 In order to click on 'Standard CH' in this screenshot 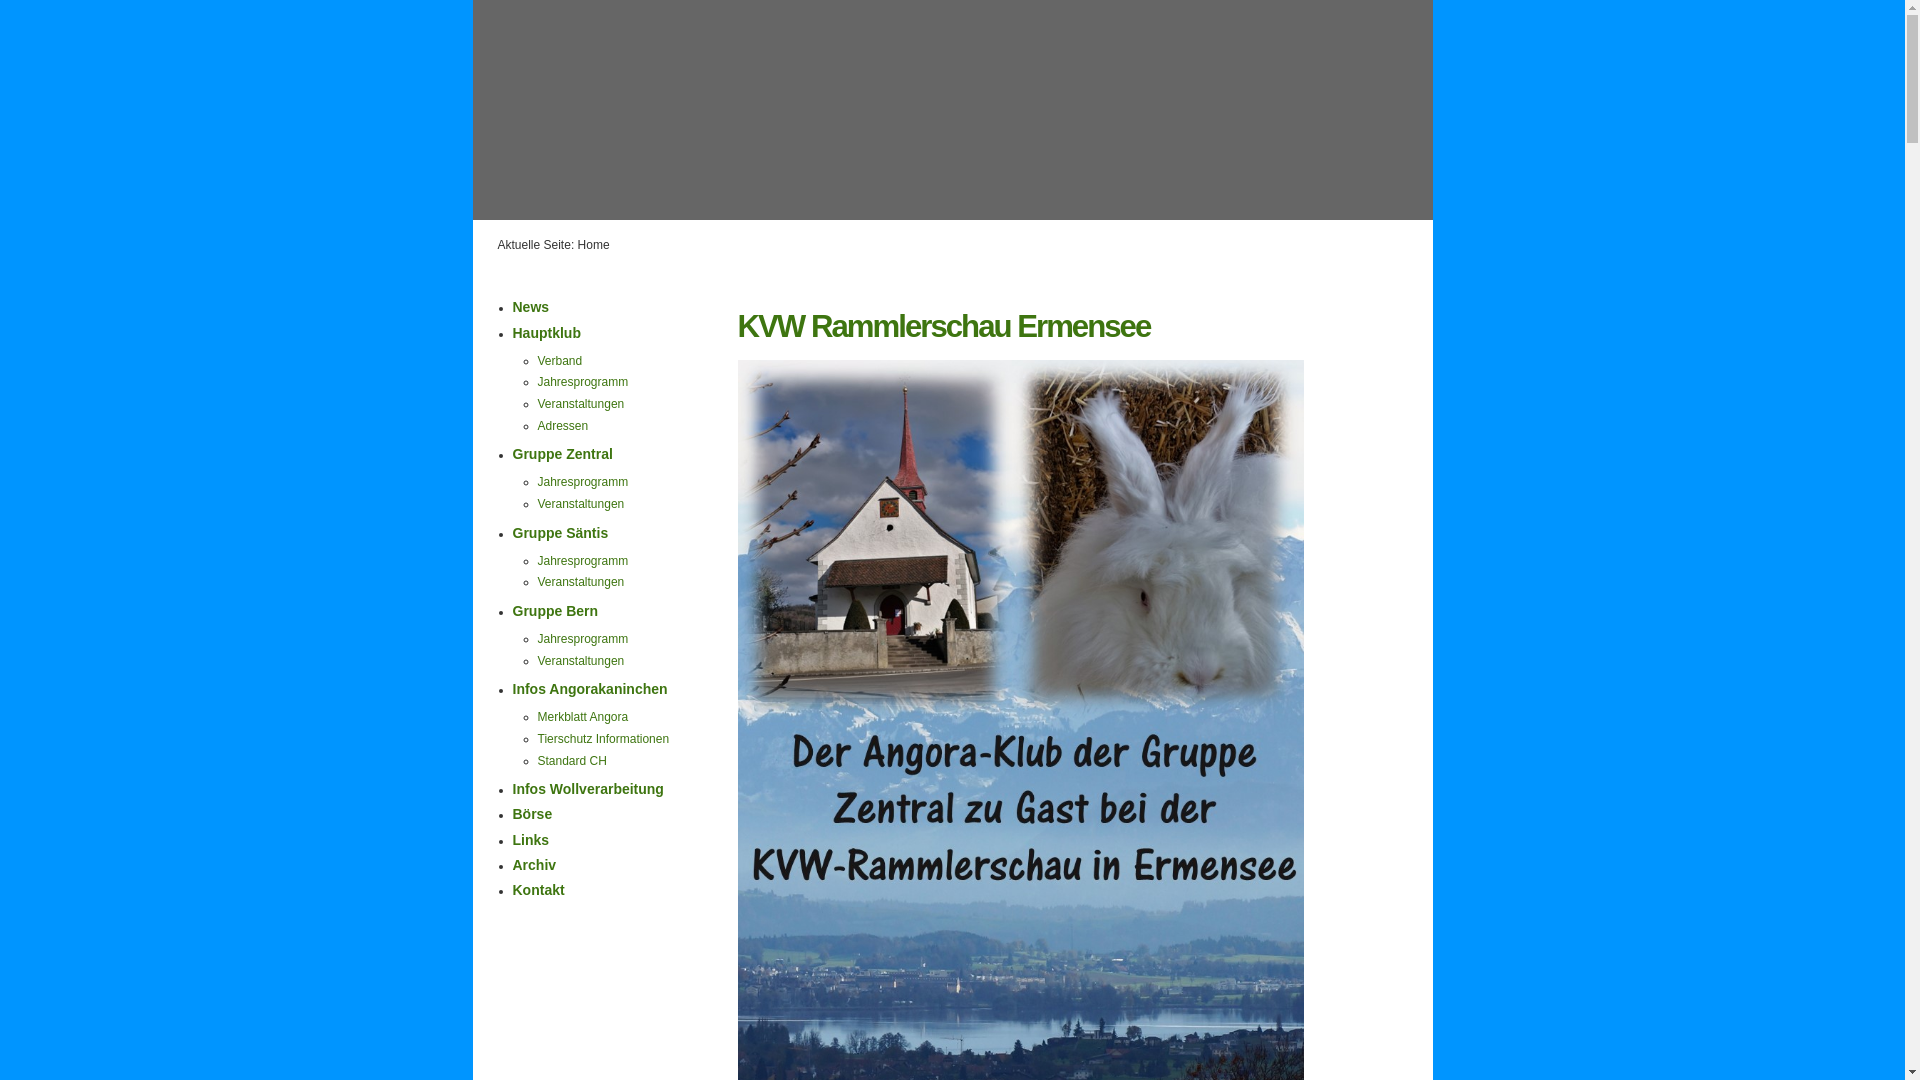, I will do `click(571, 760)`.